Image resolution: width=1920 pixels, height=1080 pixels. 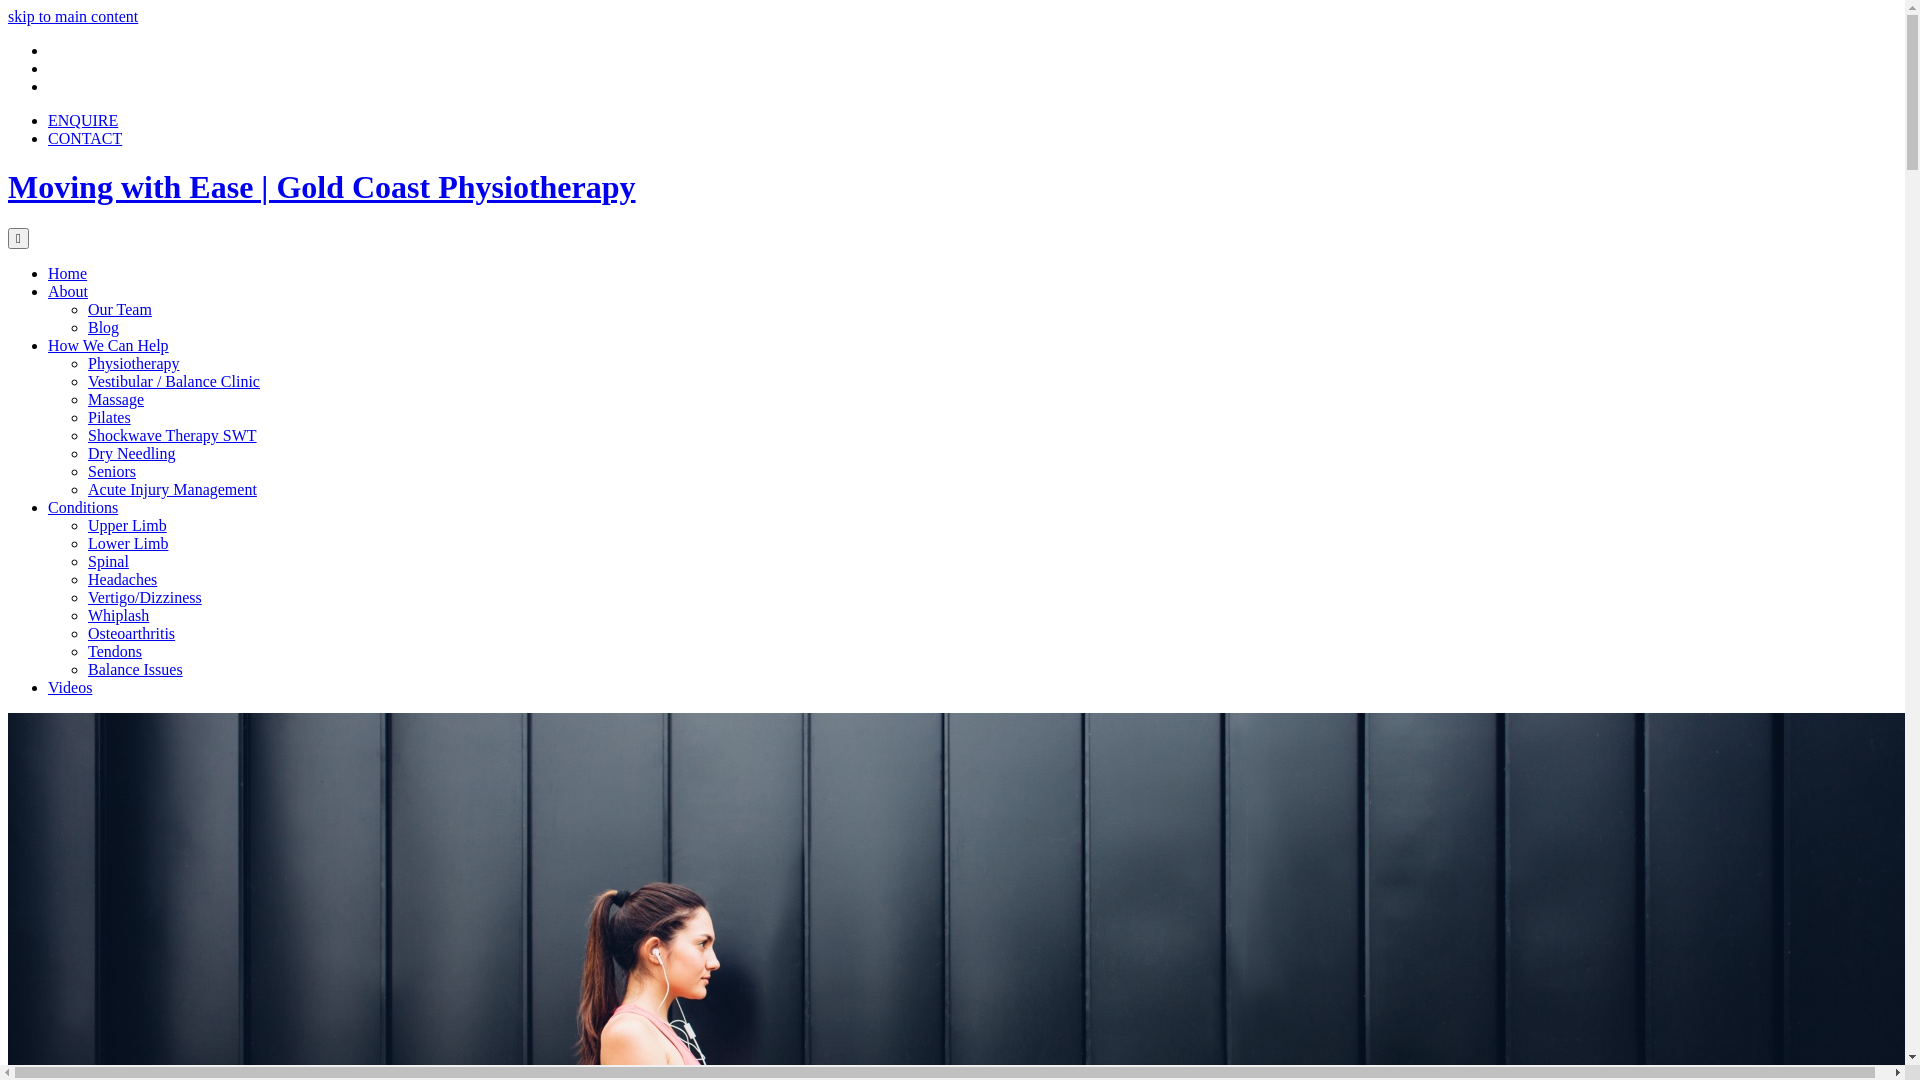 What do you see at coordinates (114, 651) in the screenshot?
I see `'Tendons'` at bounding box center [114, 651].